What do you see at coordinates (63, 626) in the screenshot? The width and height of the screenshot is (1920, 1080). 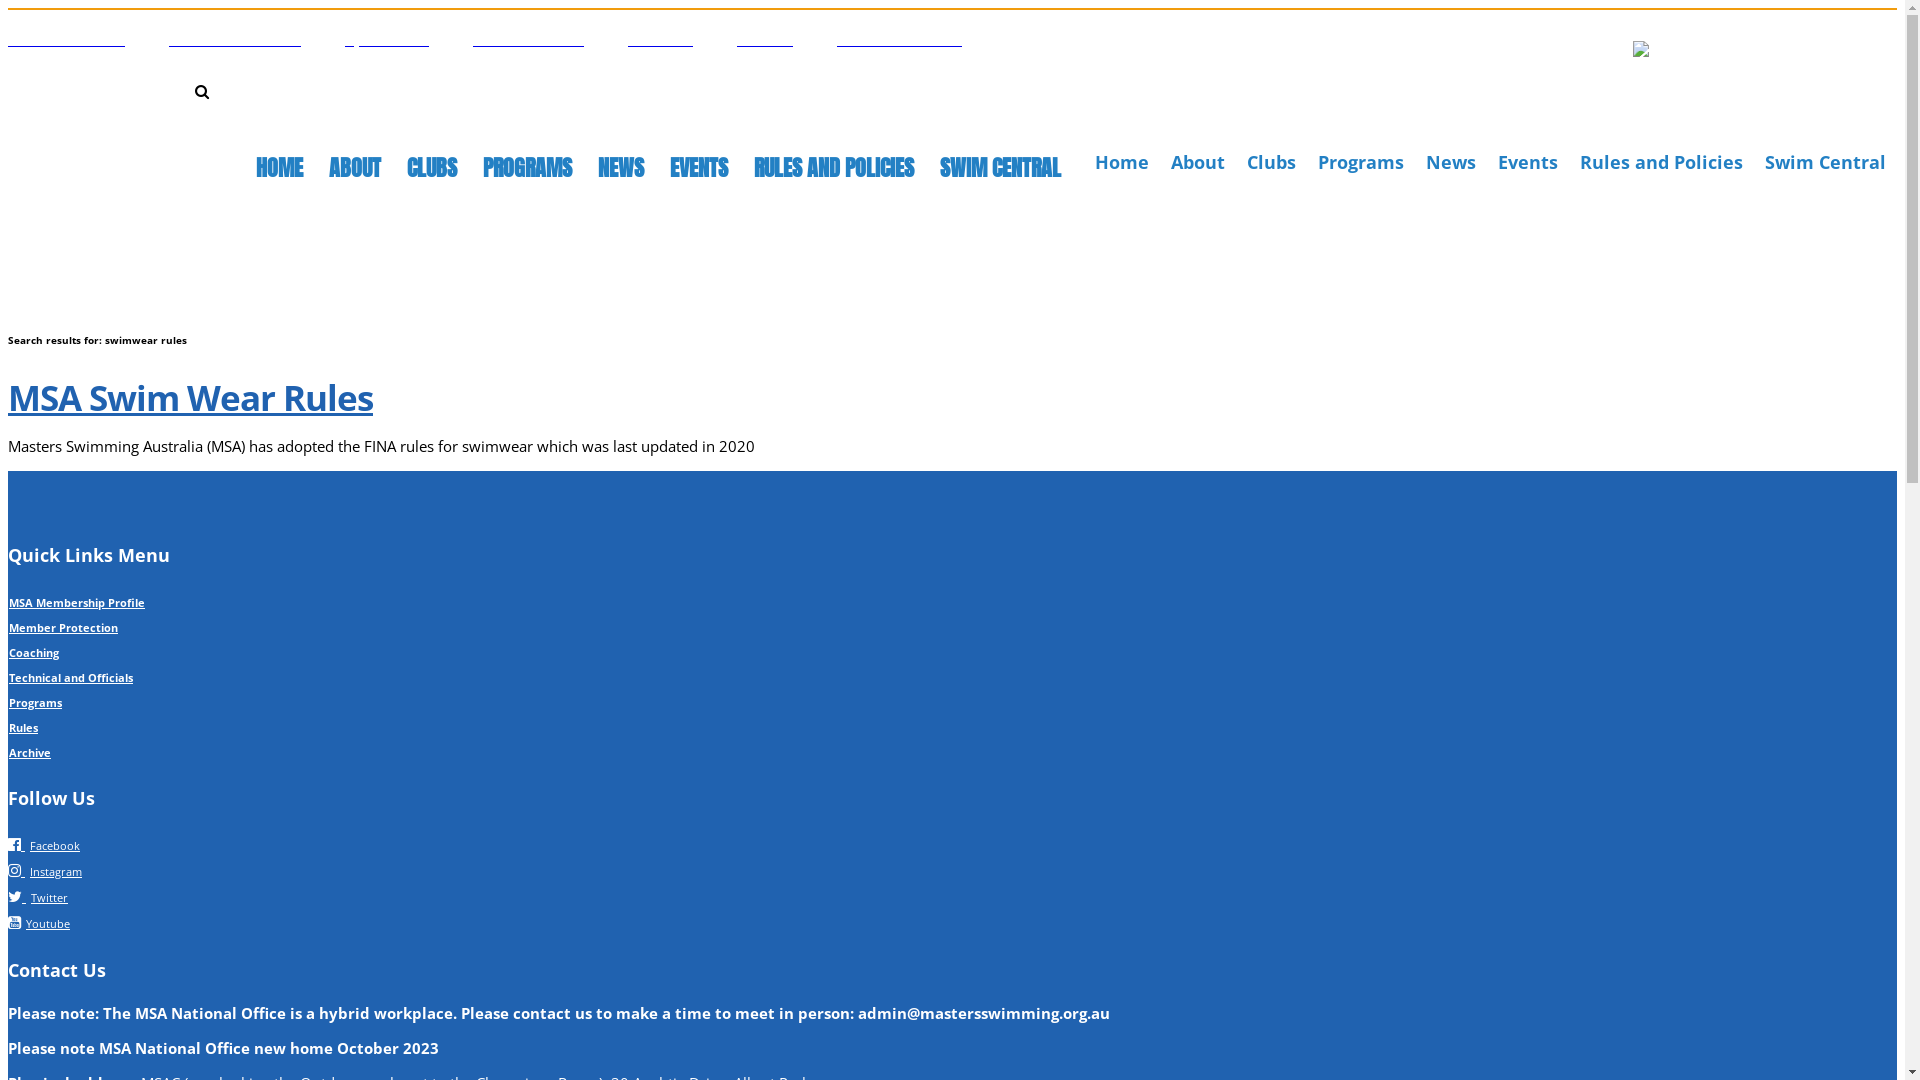 I see `'Member Protection'` at bounding box center [63, 626].